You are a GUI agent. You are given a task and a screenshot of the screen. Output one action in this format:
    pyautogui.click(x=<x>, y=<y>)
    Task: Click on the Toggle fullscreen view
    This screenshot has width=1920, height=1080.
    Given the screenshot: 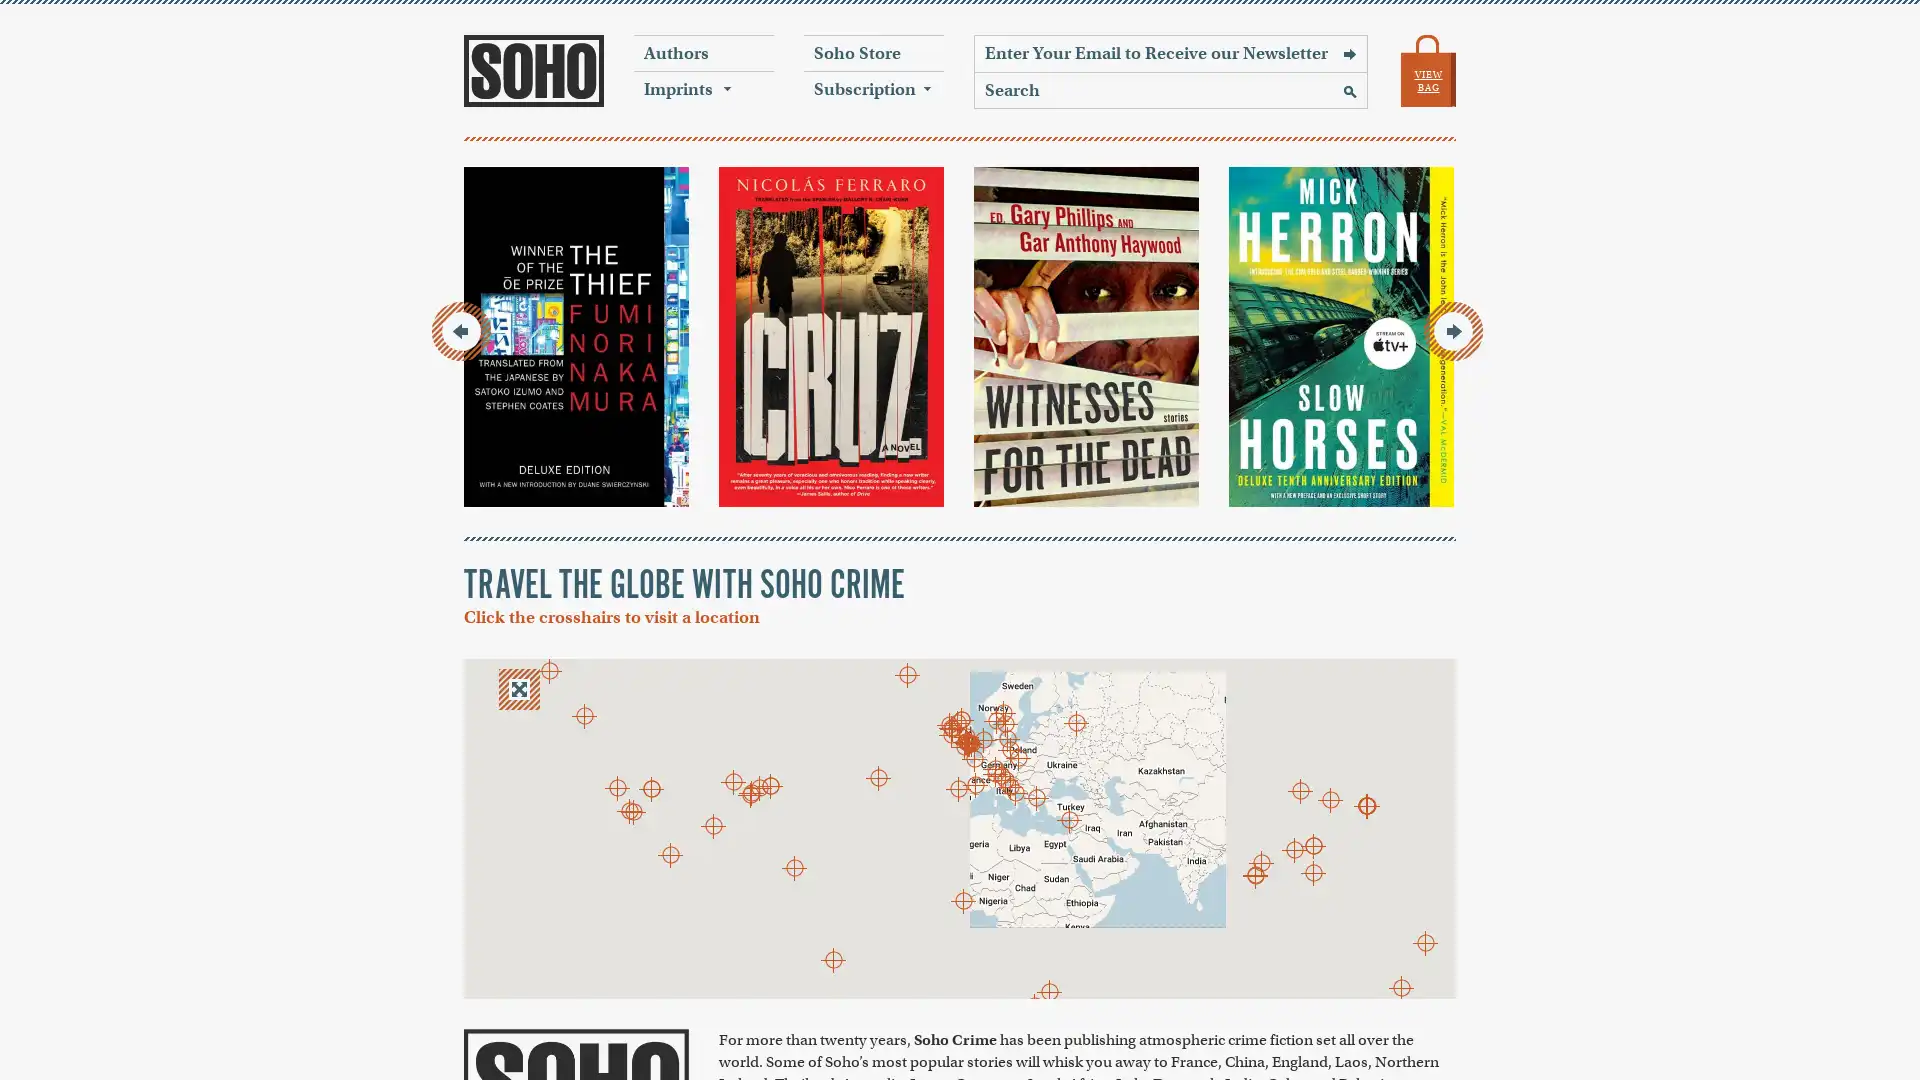 What is the action you would take?
    pyautogui.click(x=1424, y=686)
    